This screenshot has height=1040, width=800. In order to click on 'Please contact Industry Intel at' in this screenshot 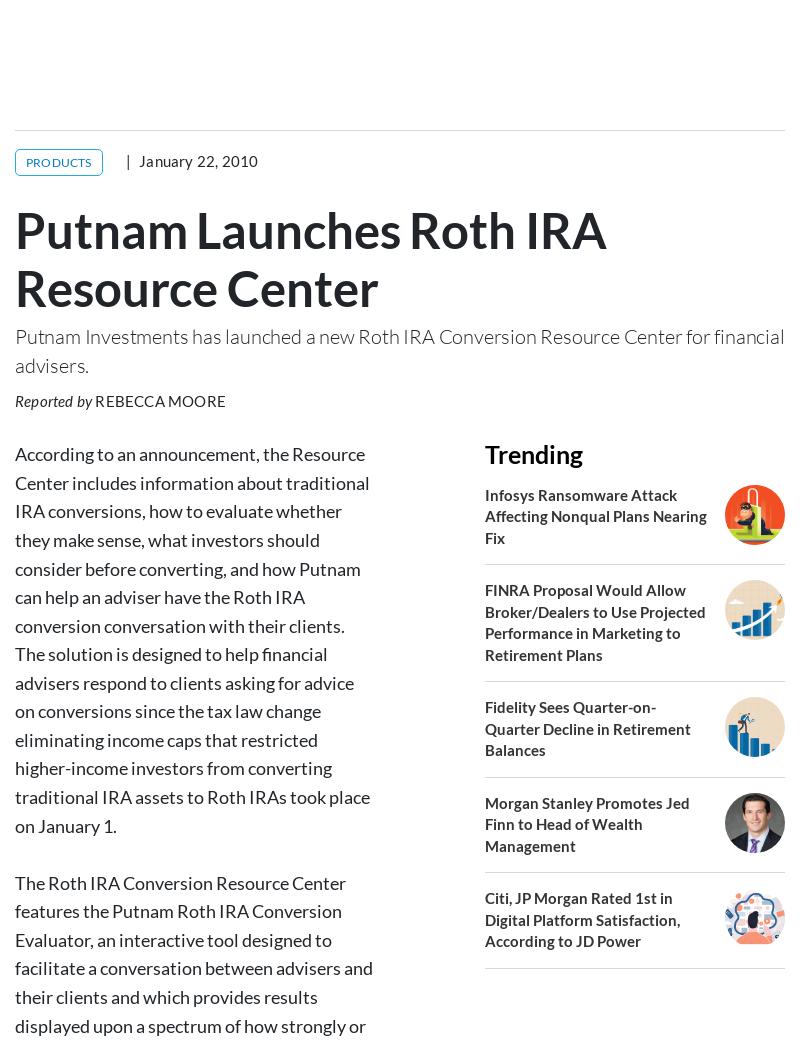, I will do `click(202, 826)`.